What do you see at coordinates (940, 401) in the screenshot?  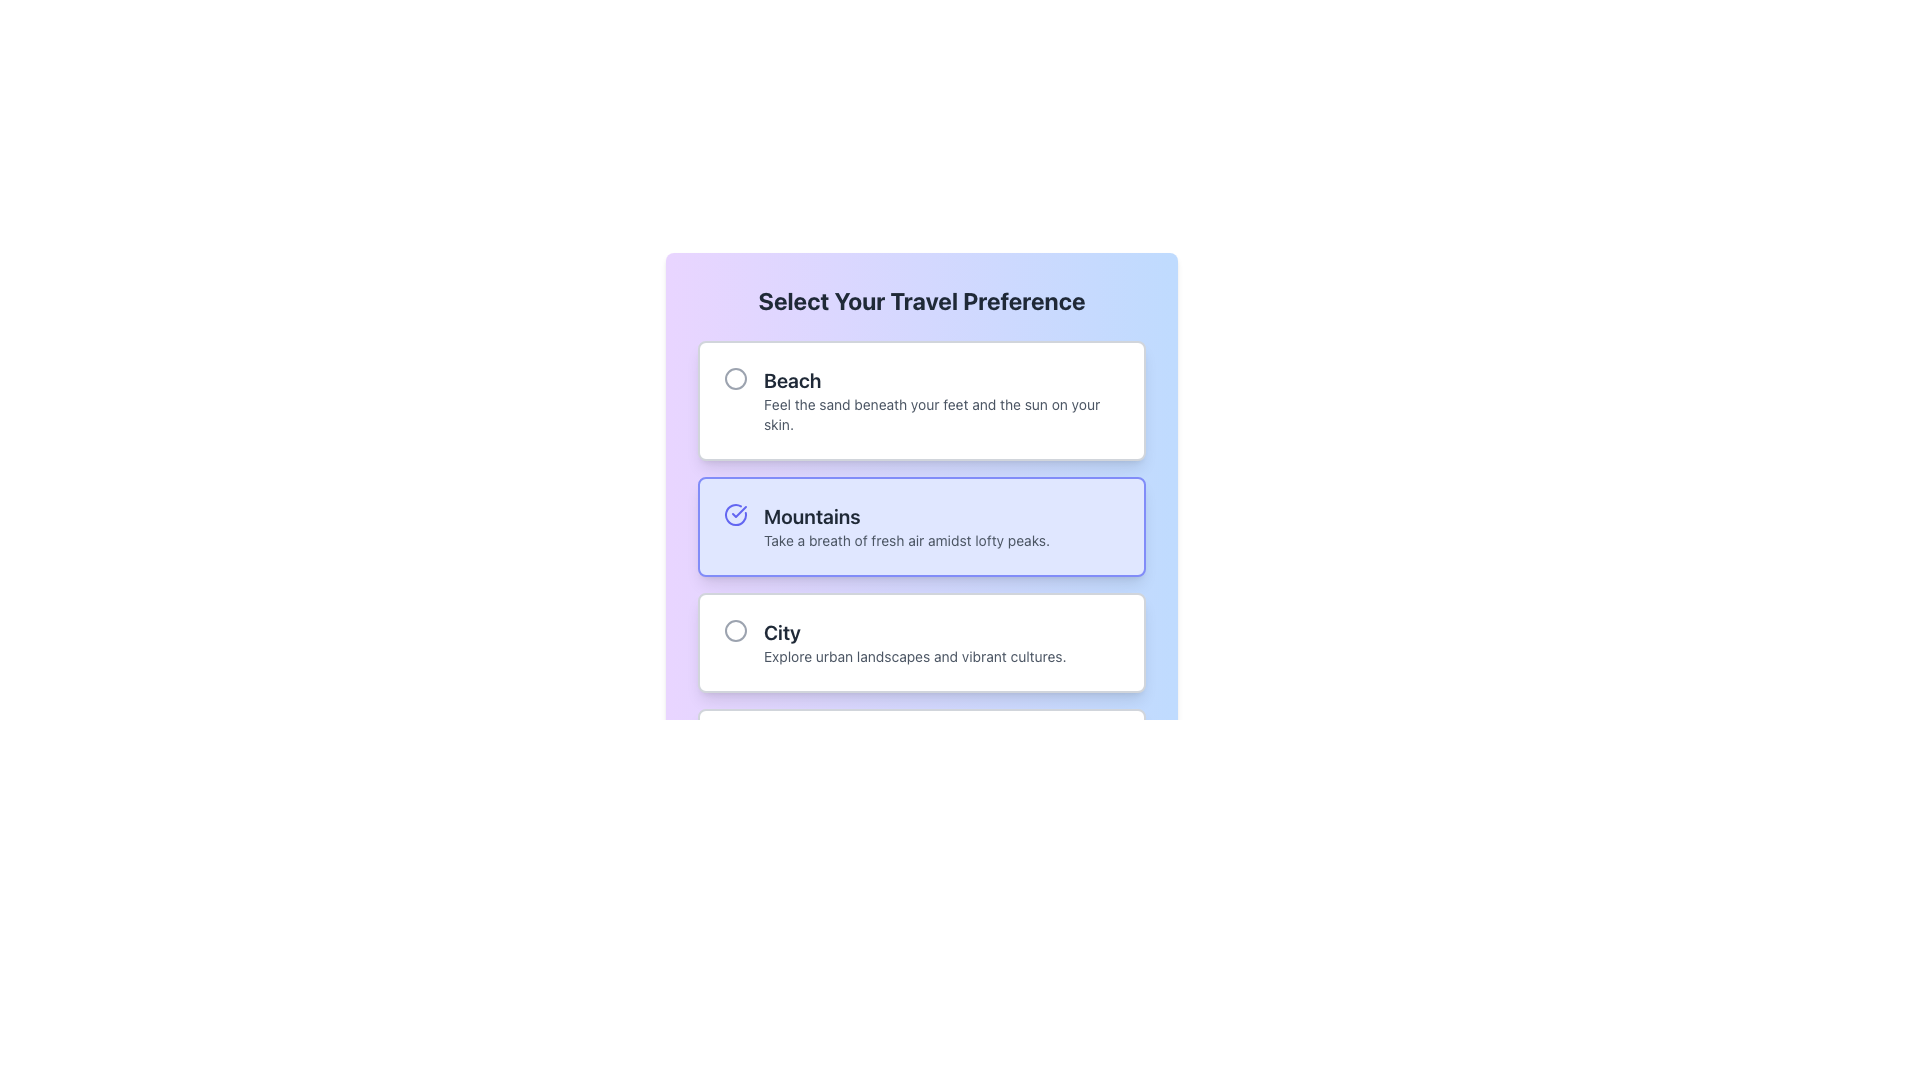 I see `the 'Beach' travel preference radio button option within the first card-like block of selectable options by navigating through the keyboard` at bounding box center [940, 401].